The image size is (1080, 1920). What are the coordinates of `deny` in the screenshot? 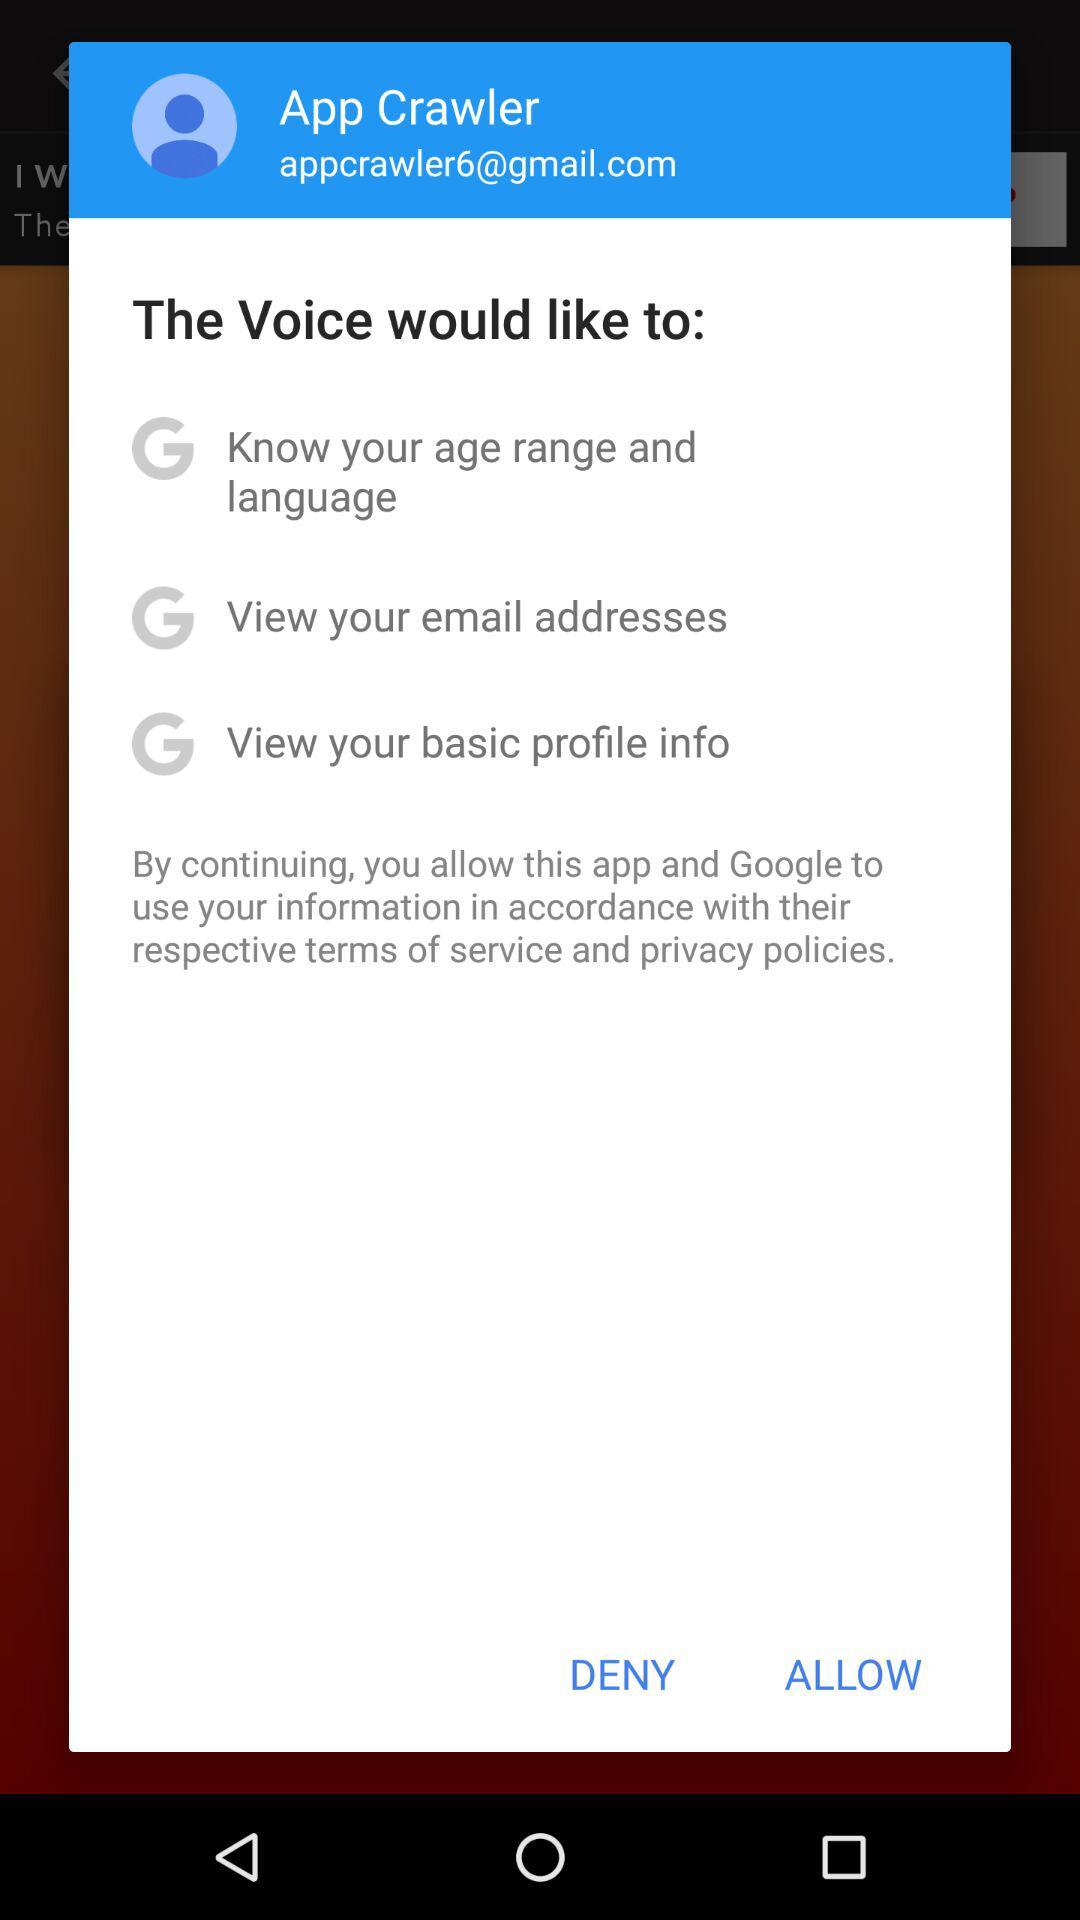 It's located at (621, 1673).